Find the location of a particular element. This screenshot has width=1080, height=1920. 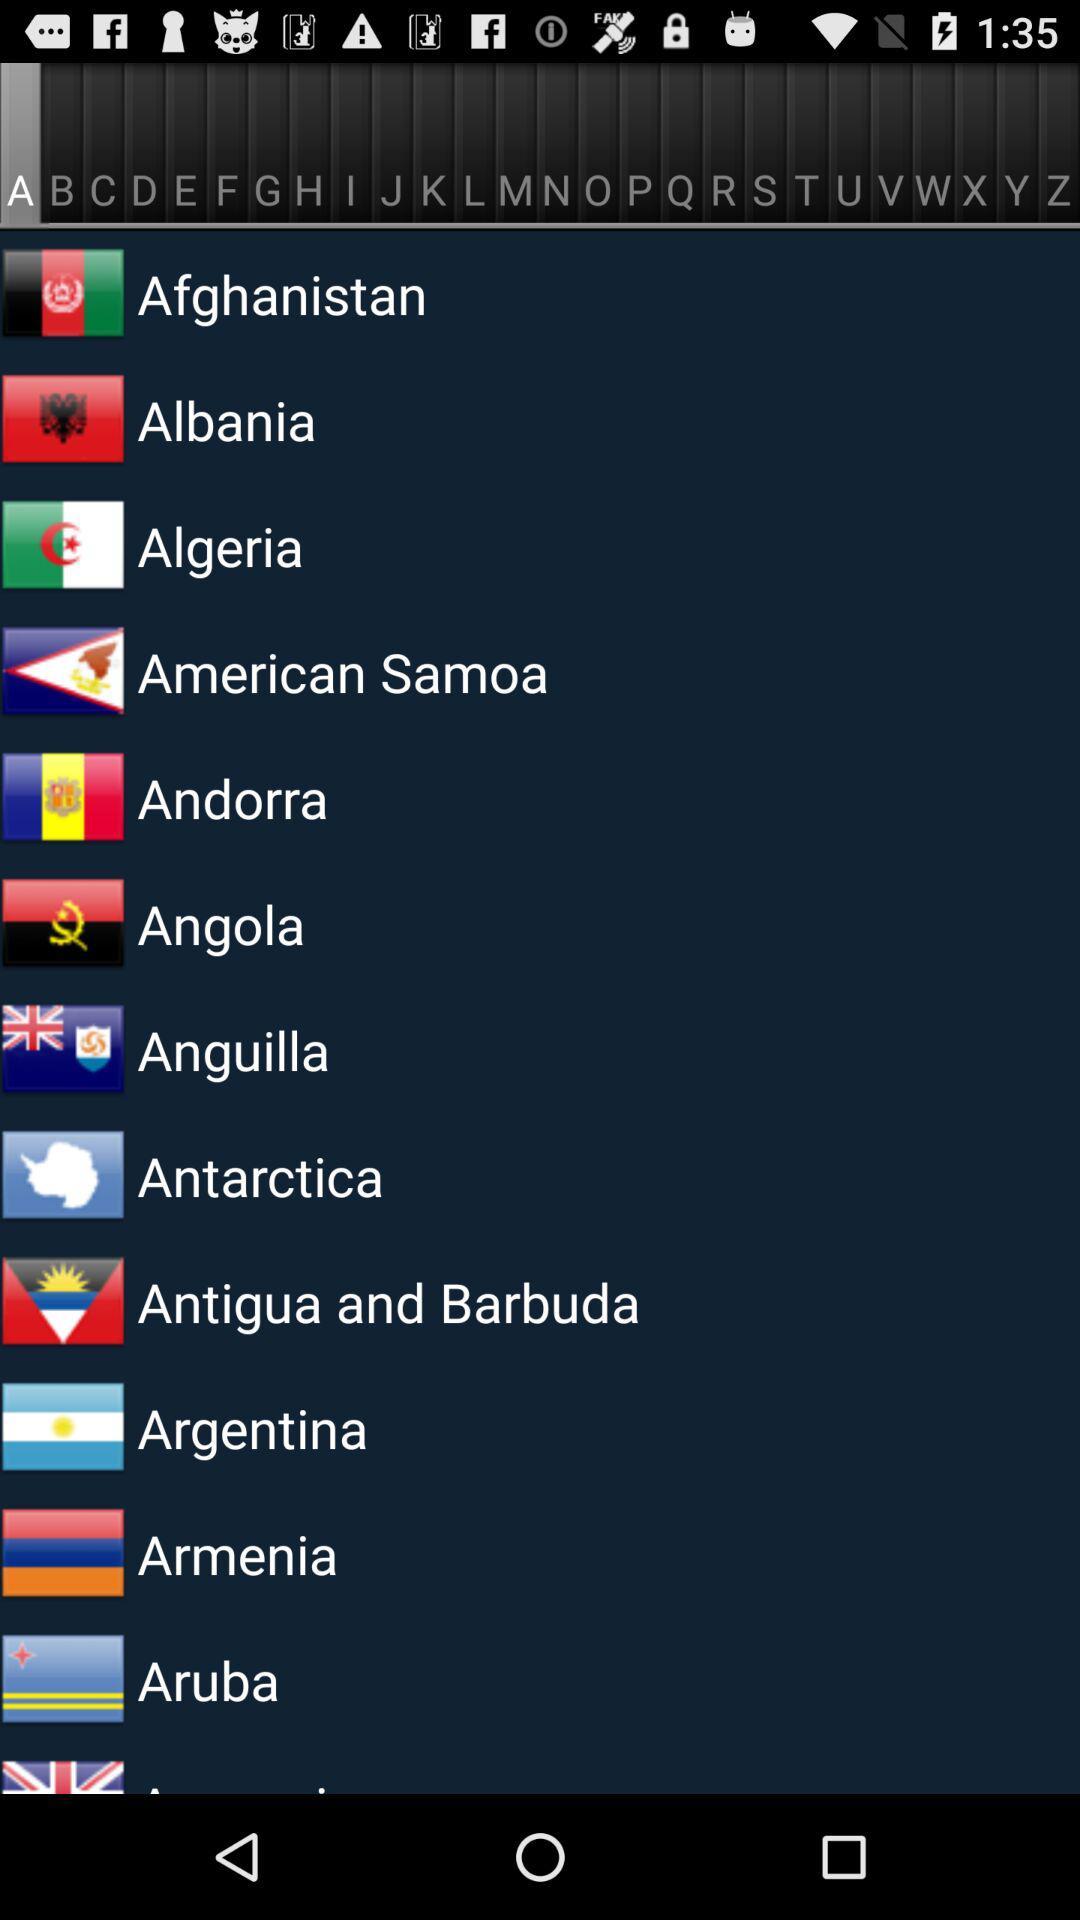

icon next to the argentina is located at coordinates (61, 1427).